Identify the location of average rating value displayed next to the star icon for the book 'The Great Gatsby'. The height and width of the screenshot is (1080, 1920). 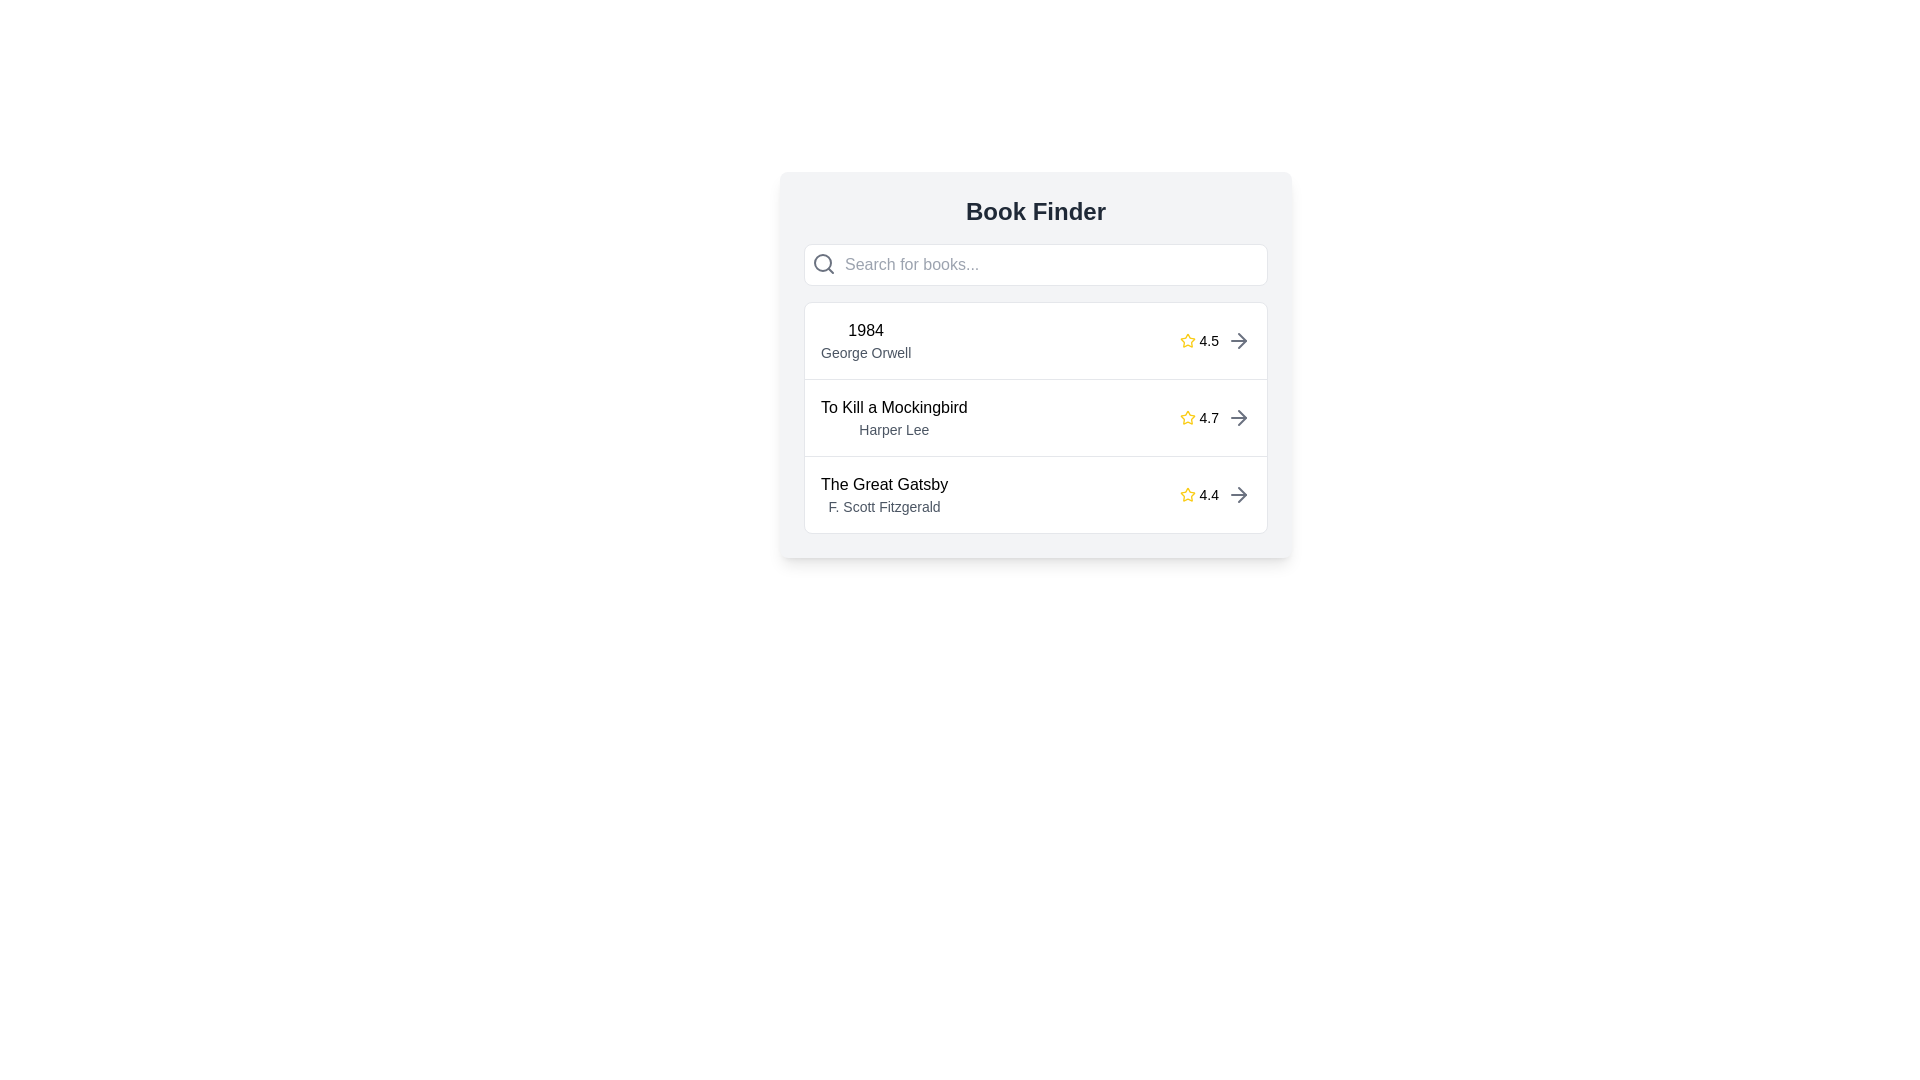
(1199, 494).